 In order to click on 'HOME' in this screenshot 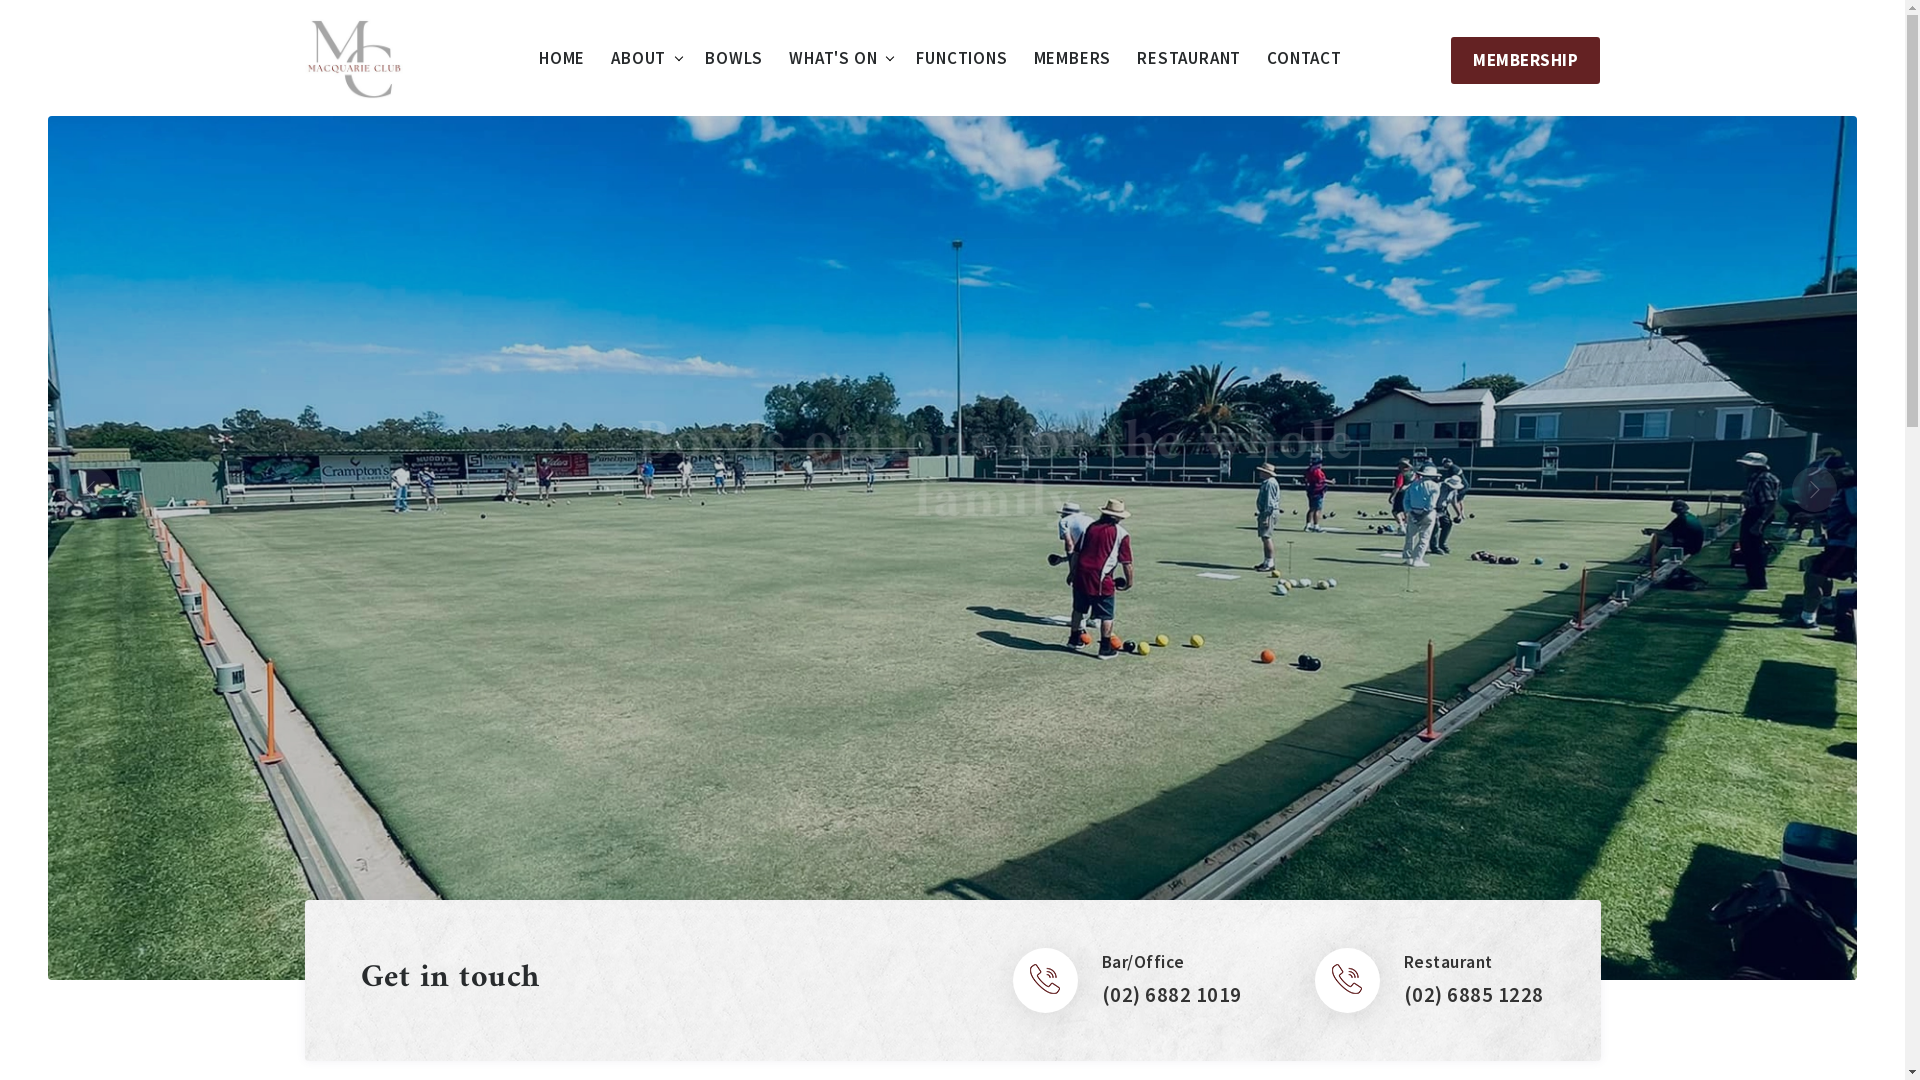, I will do `click(560, 57)`.